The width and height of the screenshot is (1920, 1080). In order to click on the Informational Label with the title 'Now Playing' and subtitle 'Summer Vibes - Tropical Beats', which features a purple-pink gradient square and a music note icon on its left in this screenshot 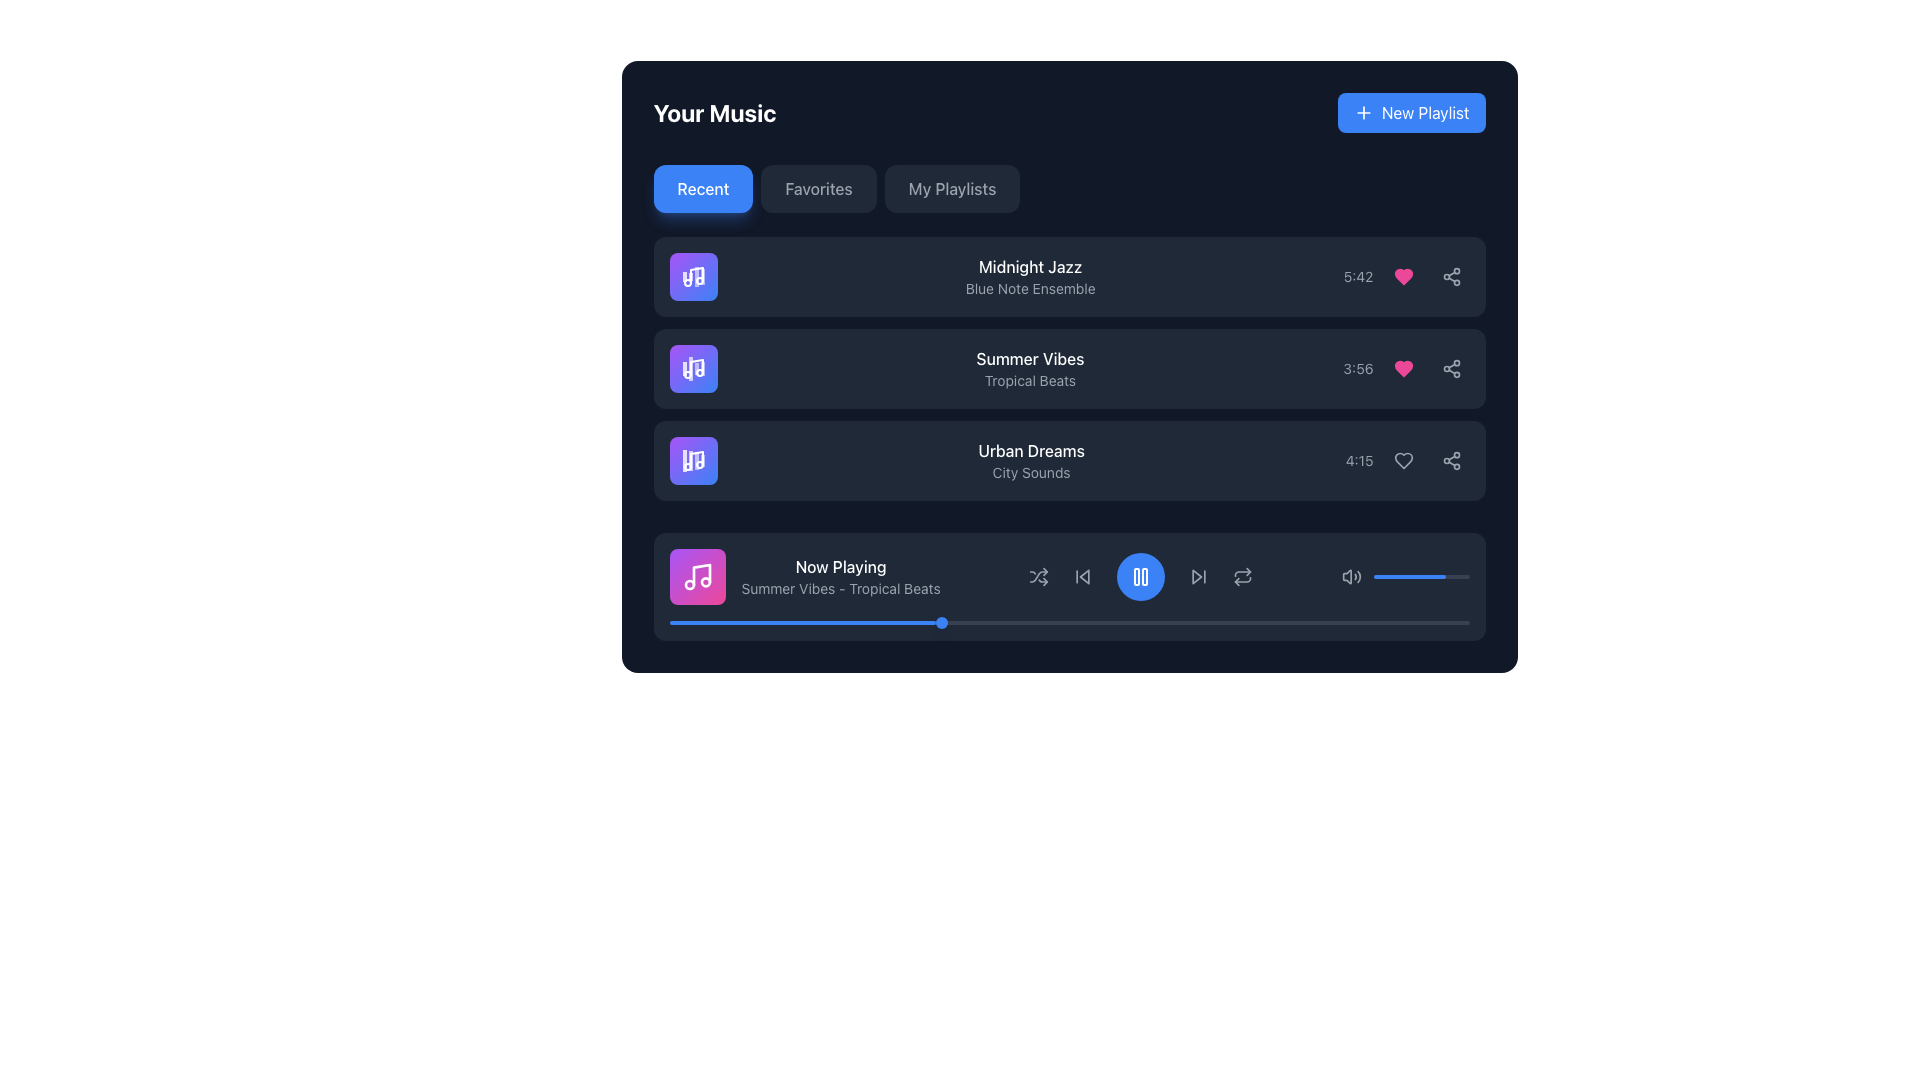, I will do `click(805, 577)`.